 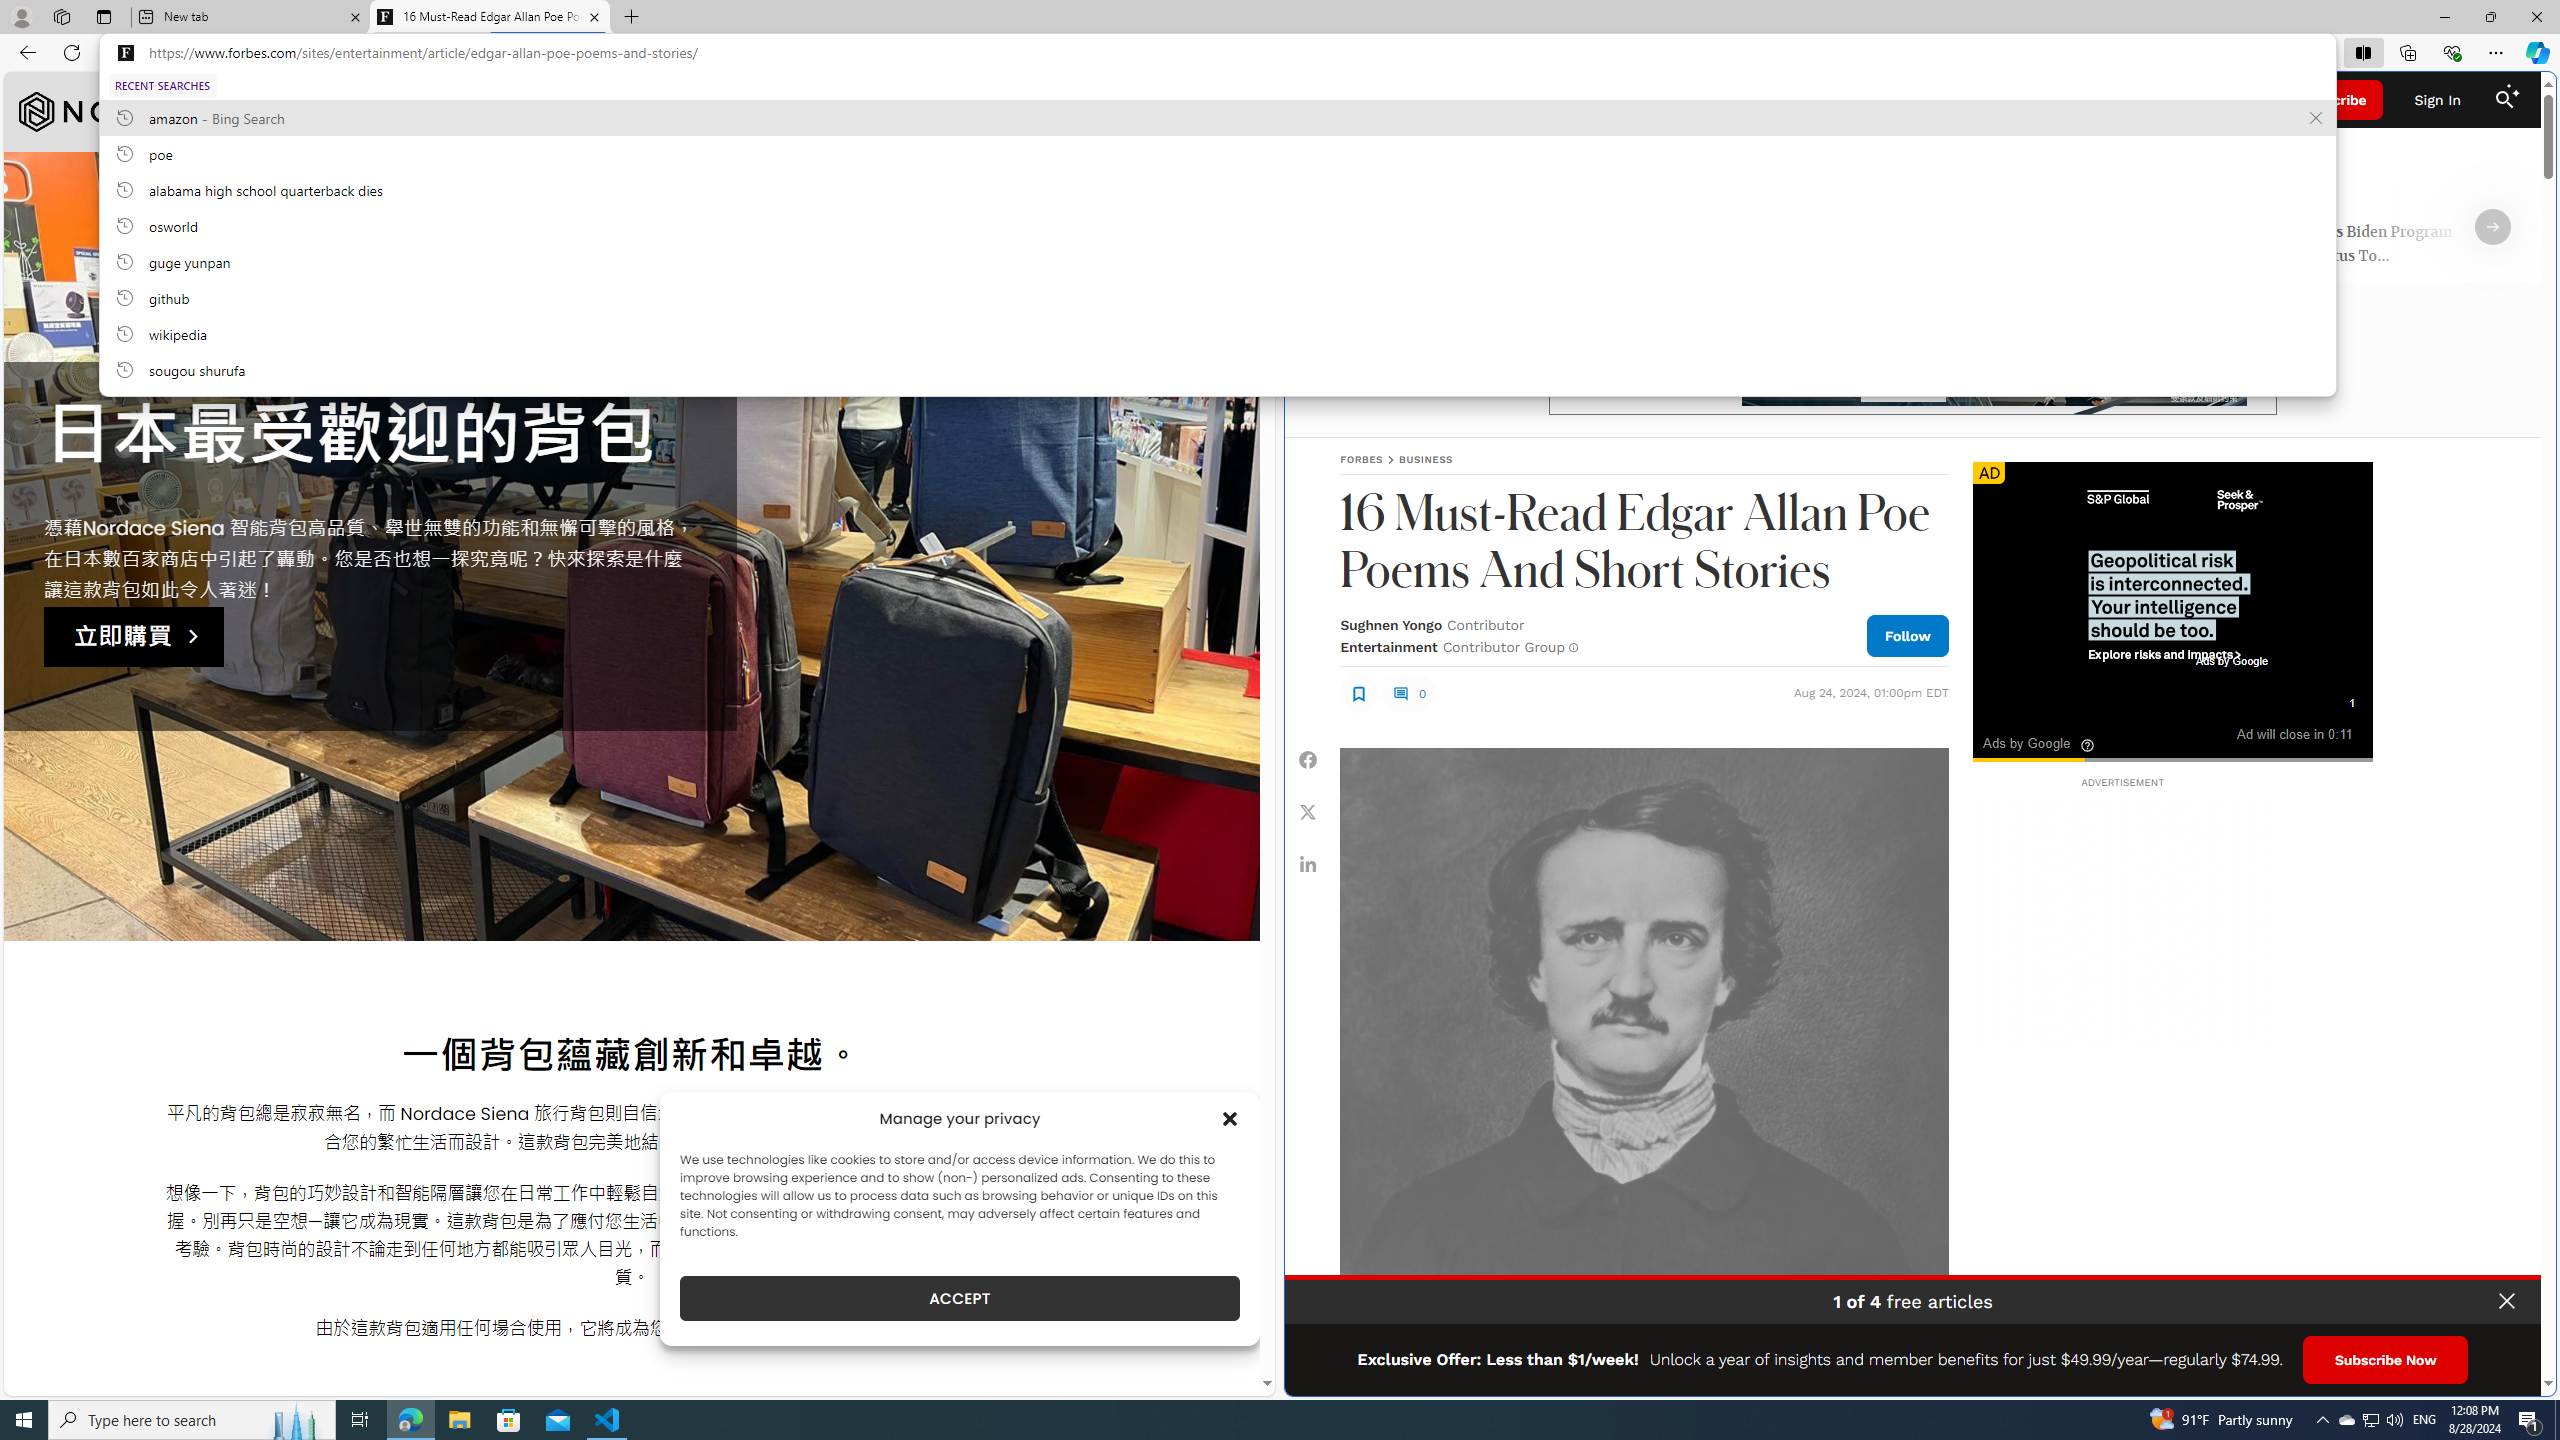 What do you see at coordinates (1573, 647) in the screenshot?
I see `'Class: fs-icon fs-icon--info'` at bounding box center [1573, 647].